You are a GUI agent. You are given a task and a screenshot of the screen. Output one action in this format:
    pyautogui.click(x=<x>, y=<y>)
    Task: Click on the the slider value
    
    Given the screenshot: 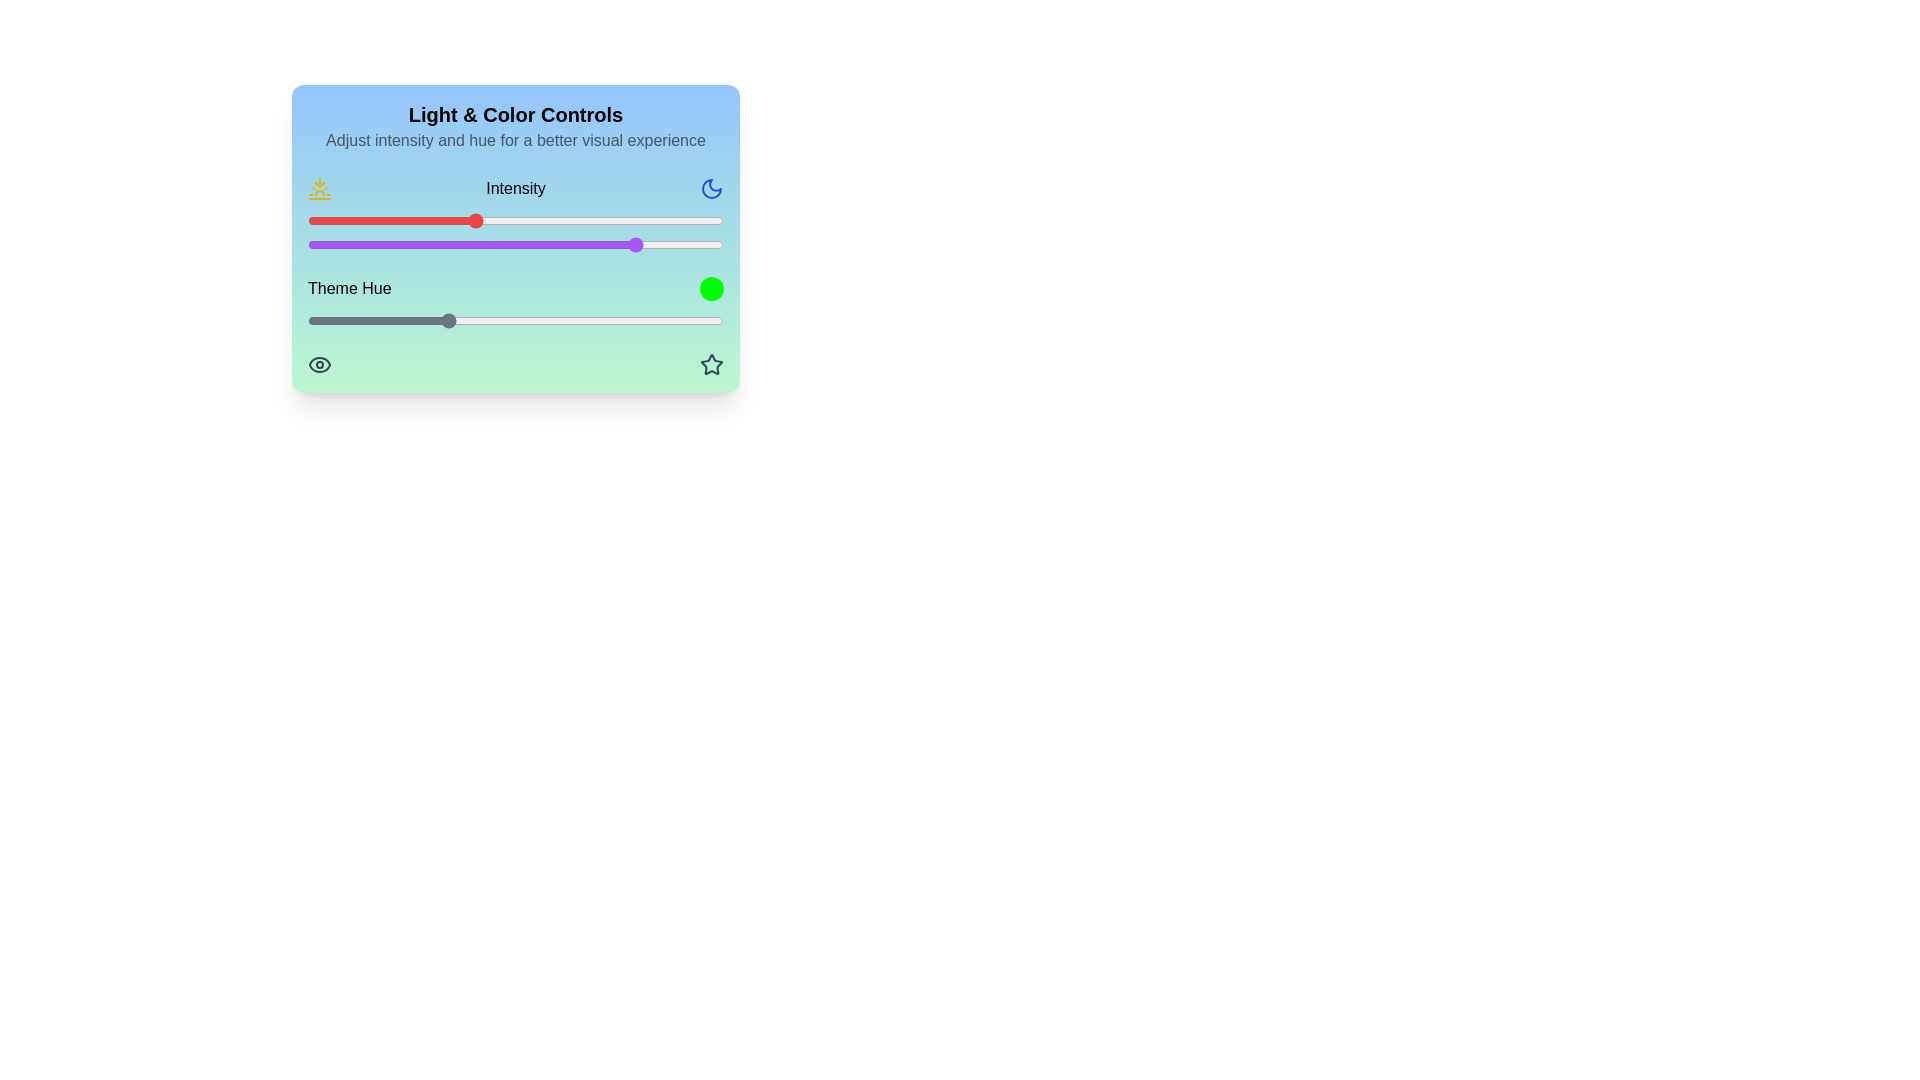 What is the action you would take?
    pyautogui.click(x=444, y=319)
    